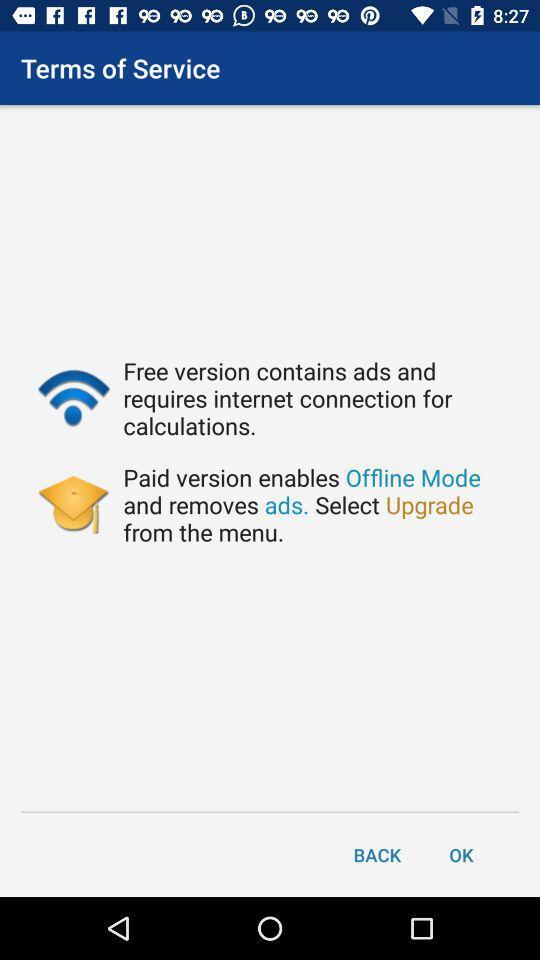 The height and width of the screenshot is (960, 540). Describe the element at coordinates (377, 853) in the screenshot. I see `the item next to ok icon` at that location.